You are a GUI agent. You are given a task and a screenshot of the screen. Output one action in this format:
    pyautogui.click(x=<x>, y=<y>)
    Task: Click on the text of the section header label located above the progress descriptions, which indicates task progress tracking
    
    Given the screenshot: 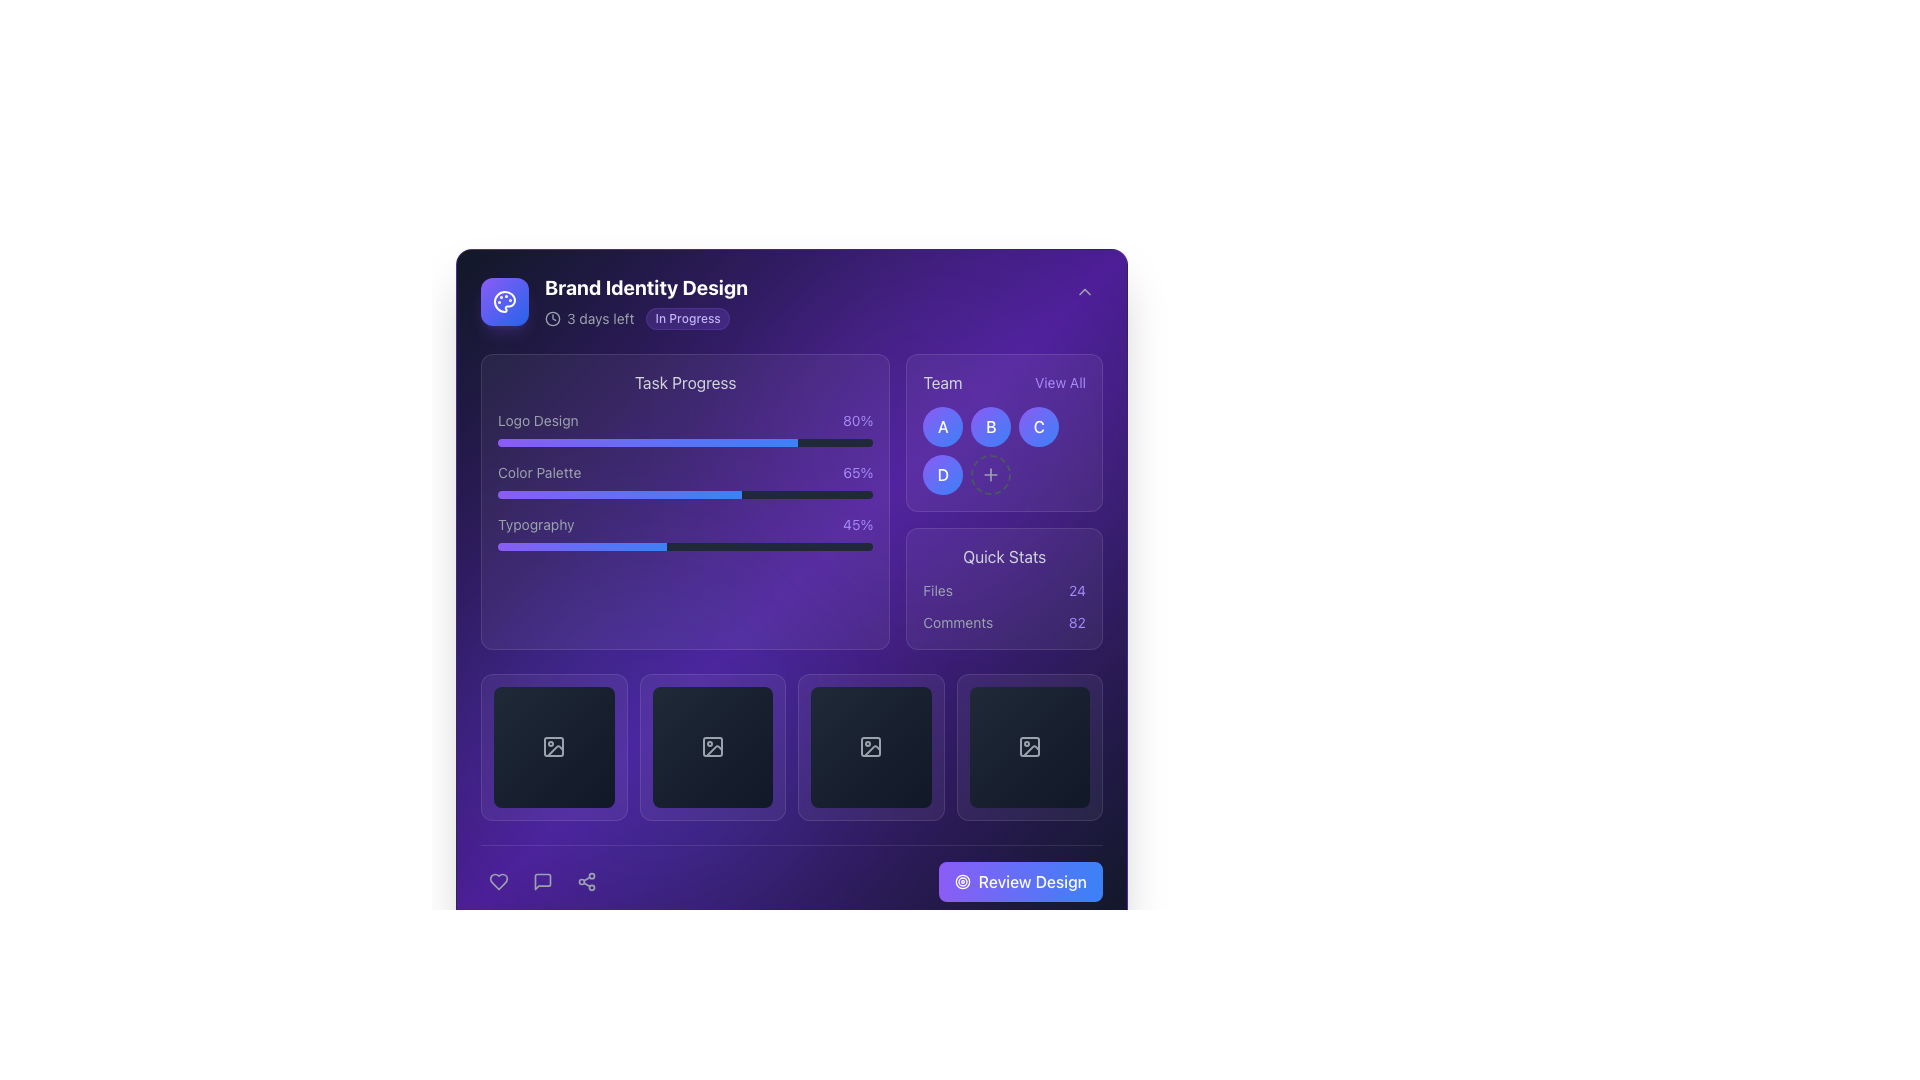 What is the action you would take?
    pyautogui.click(x=685, y=382)
    